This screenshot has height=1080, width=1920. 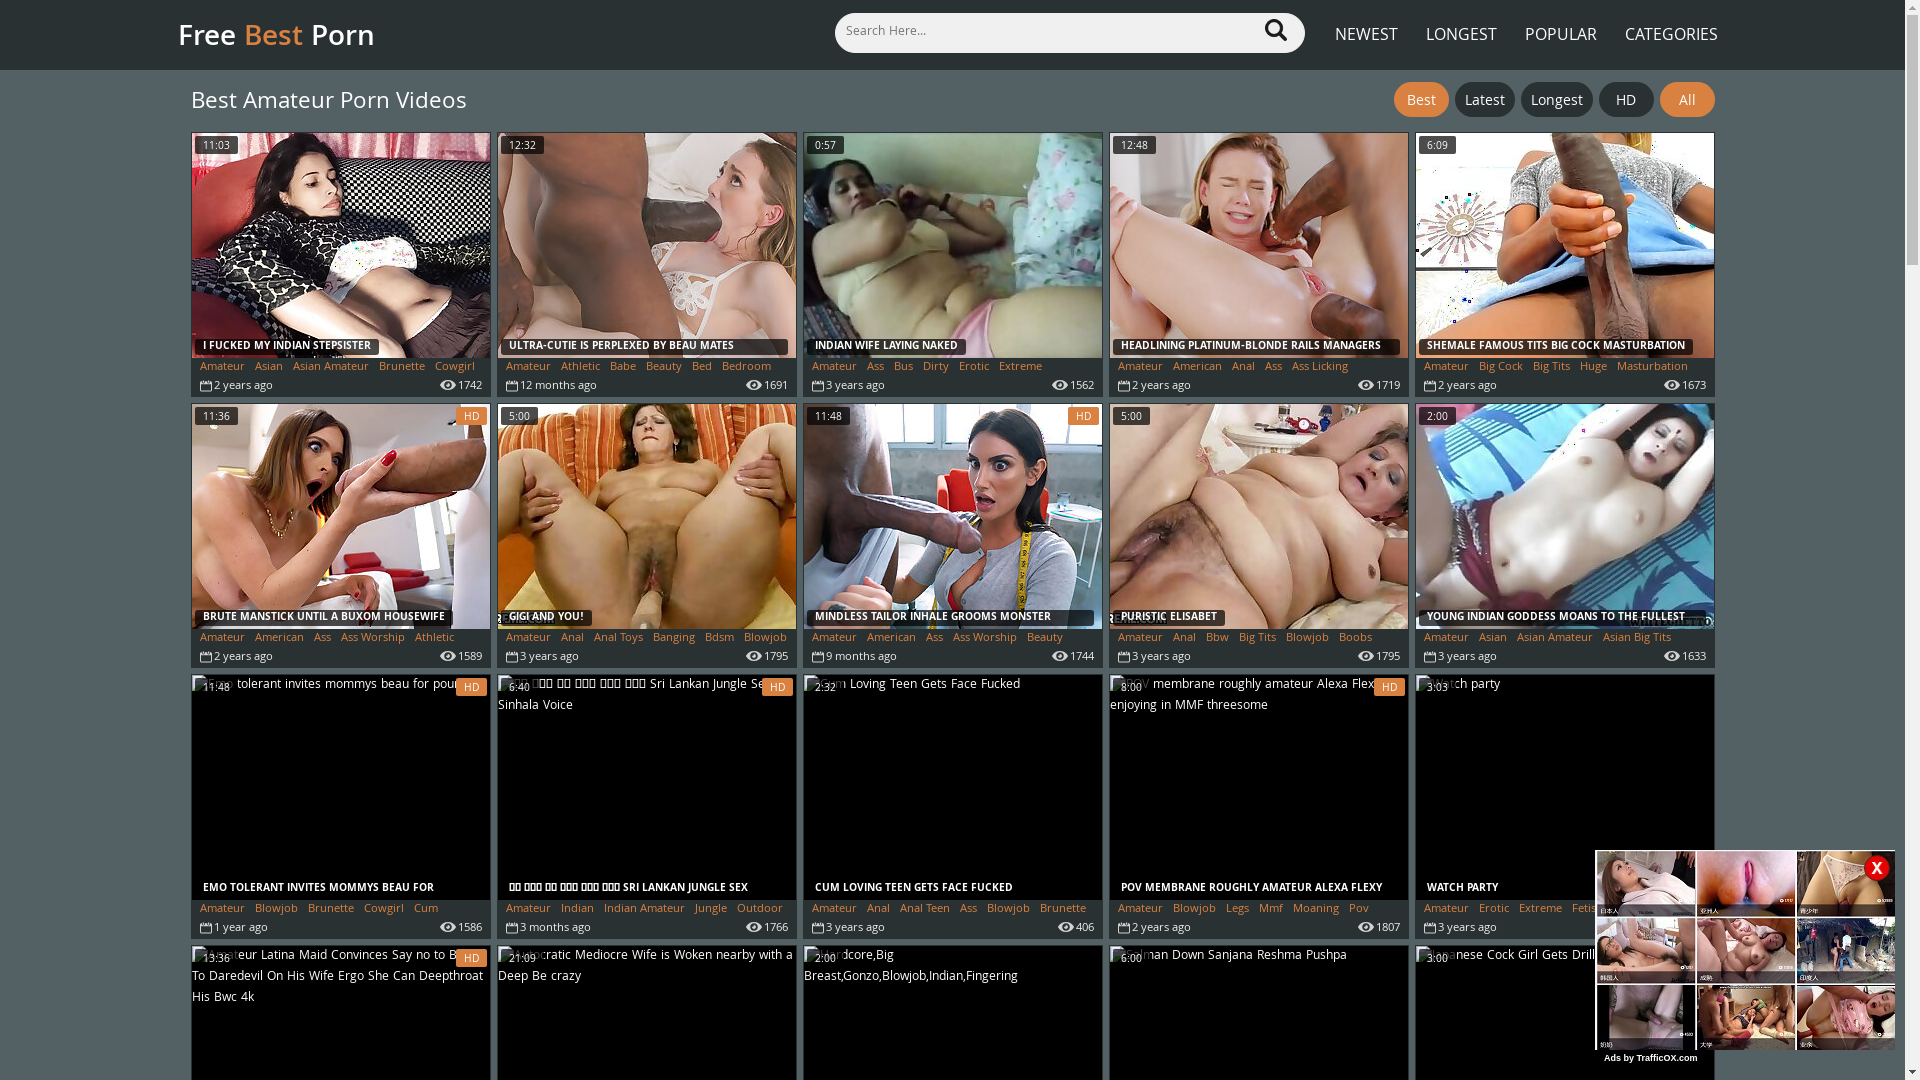 What do you see at coordinates (1483, 99) in the screenshot?
I see `'Latest'` at bounding box center [1483, 99].